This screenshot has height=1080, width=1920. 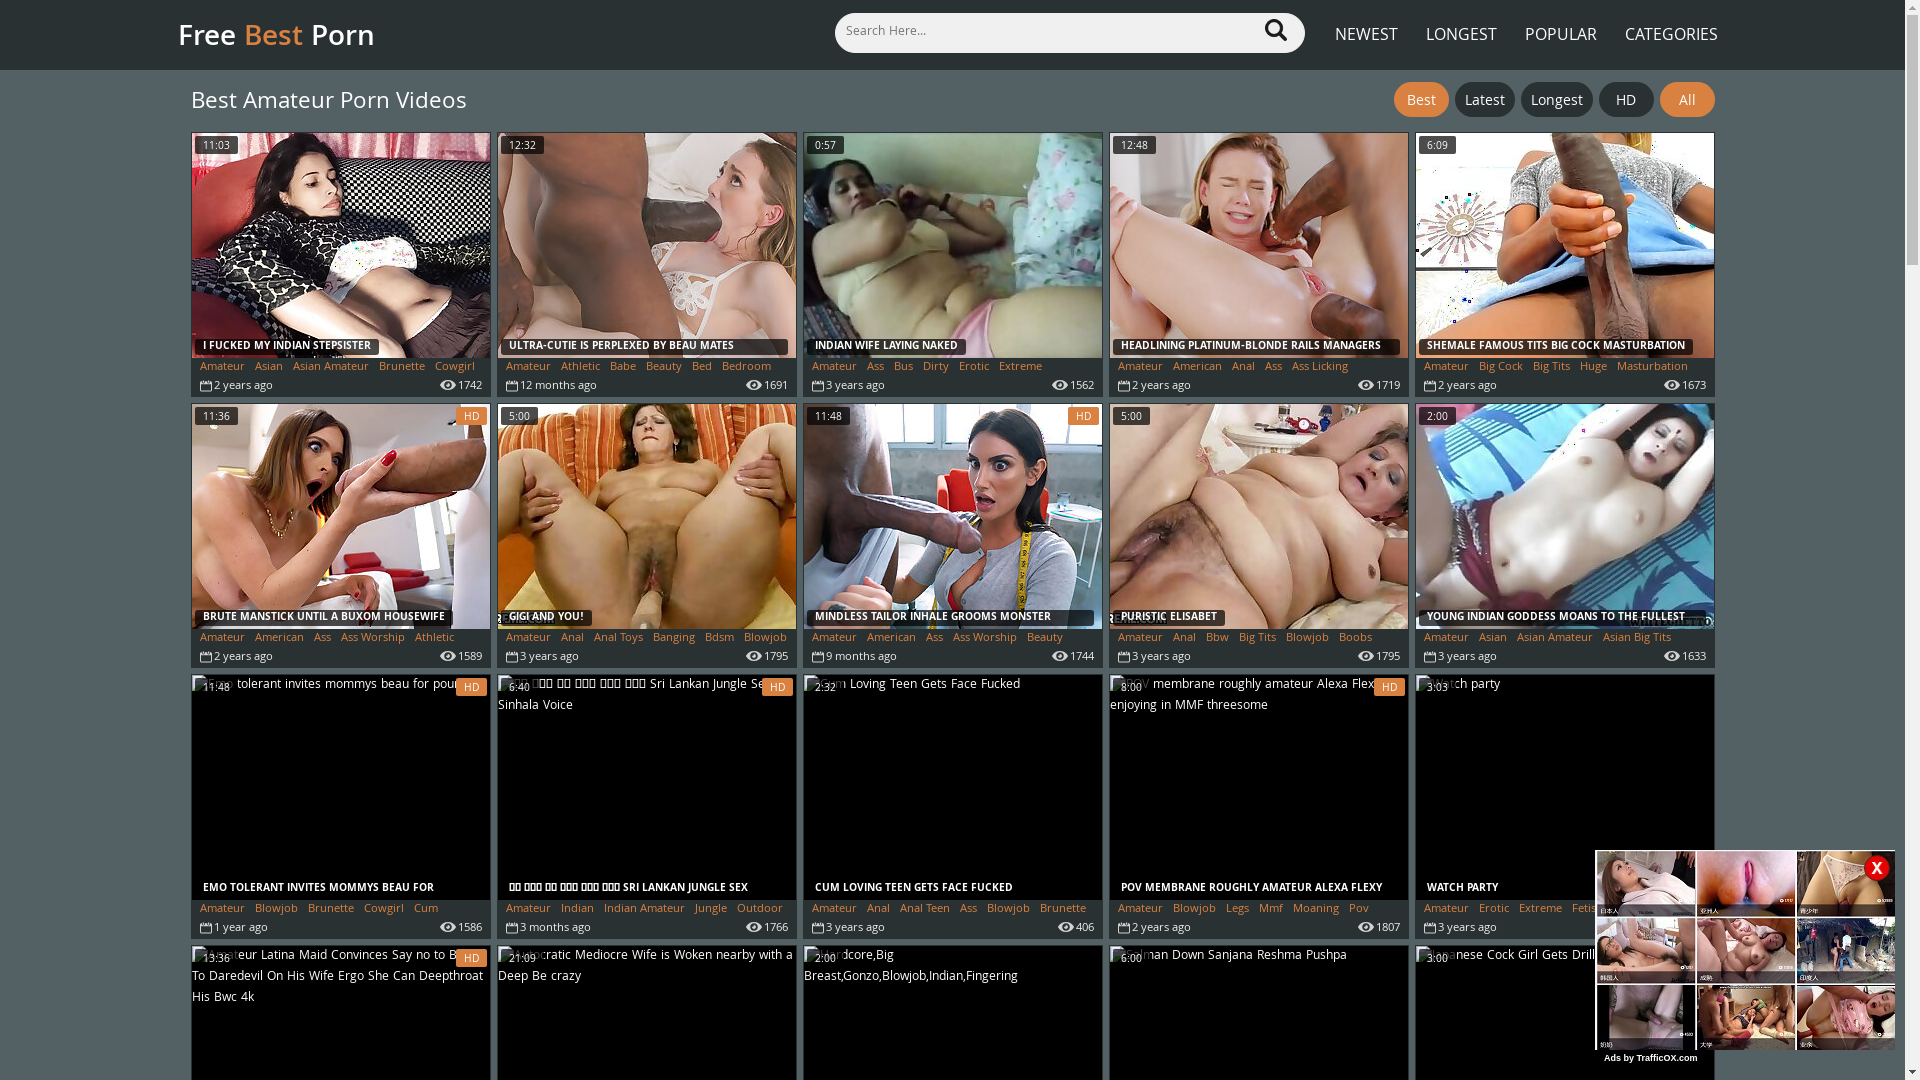 What do you see at coordinates (1483, 99) in the screenshot?
I see `'Latest'` at bounding box center [1483, 99].